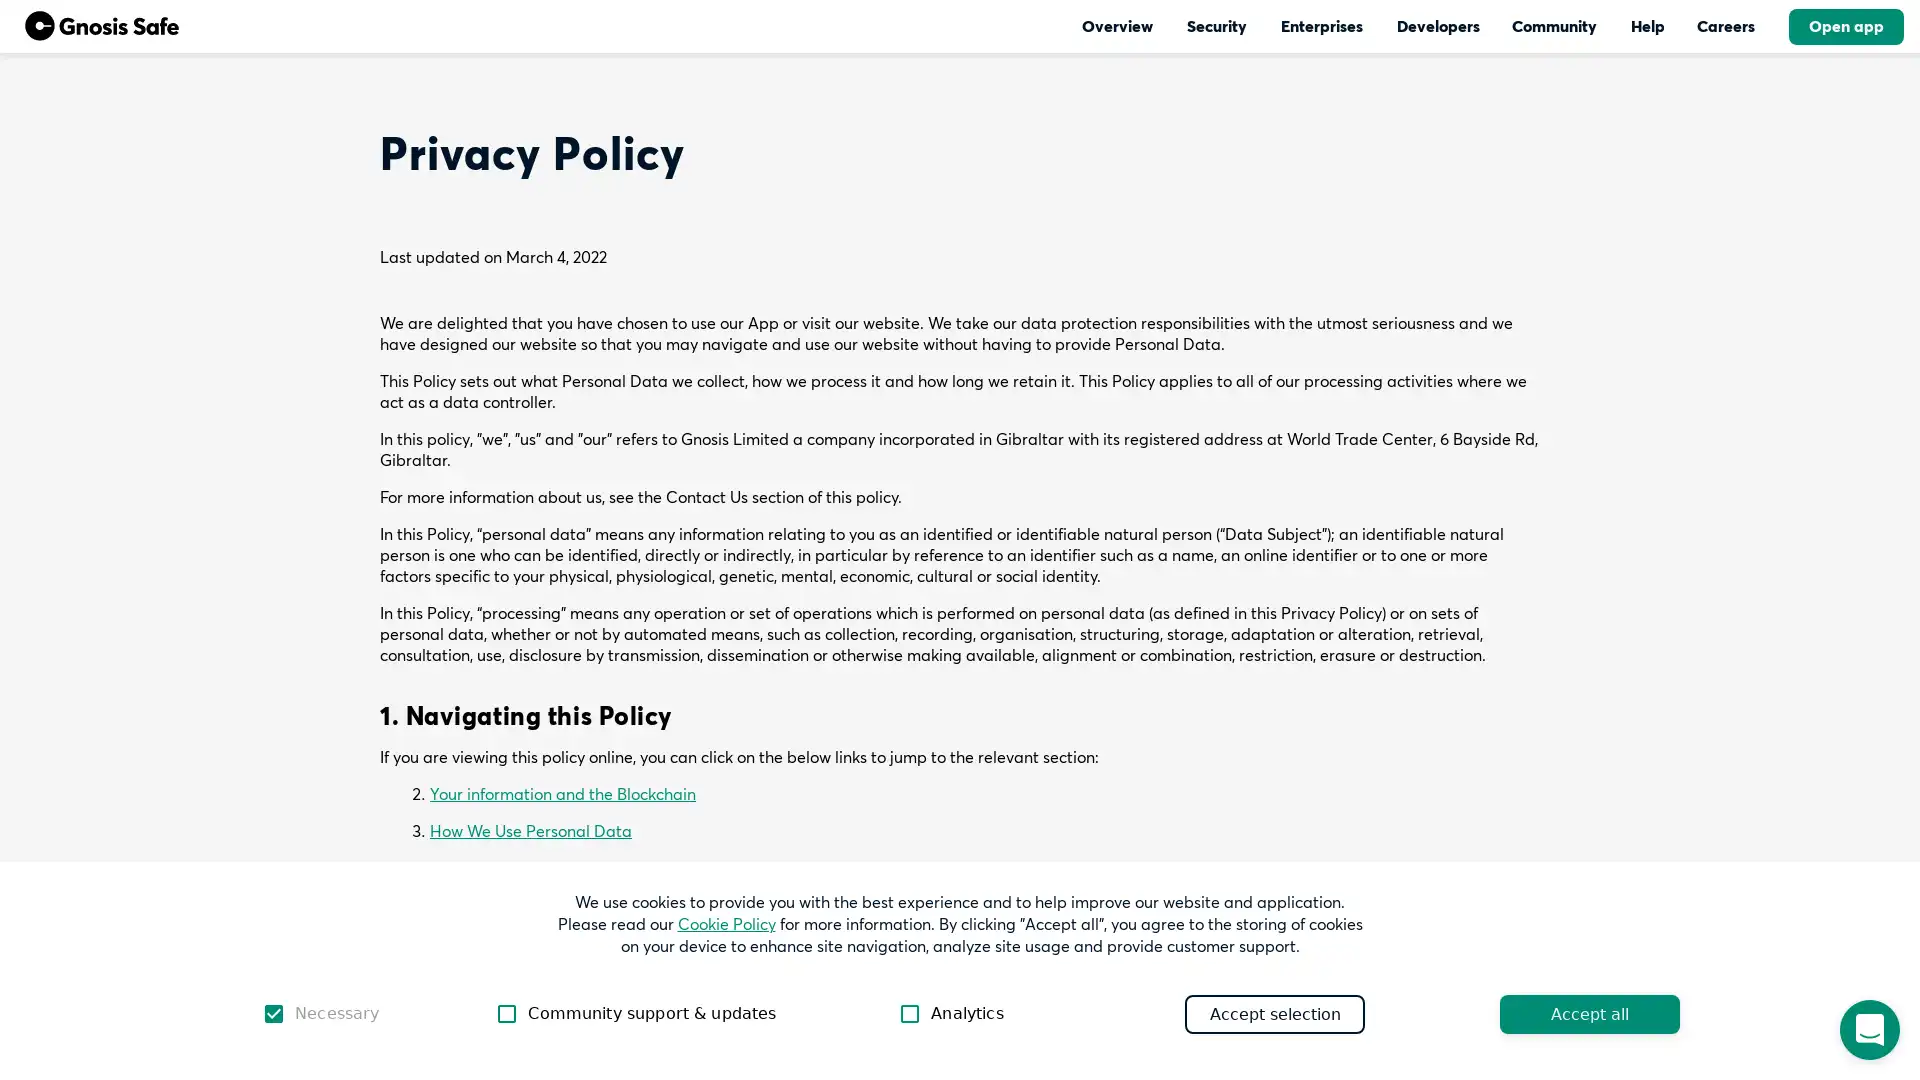 The height and width of the screenshot is (1080, 1920). What do you see at coordinates (1588, 1013) in the screenshot?
I see `Accept all` at bounding box center [1588, 1013].